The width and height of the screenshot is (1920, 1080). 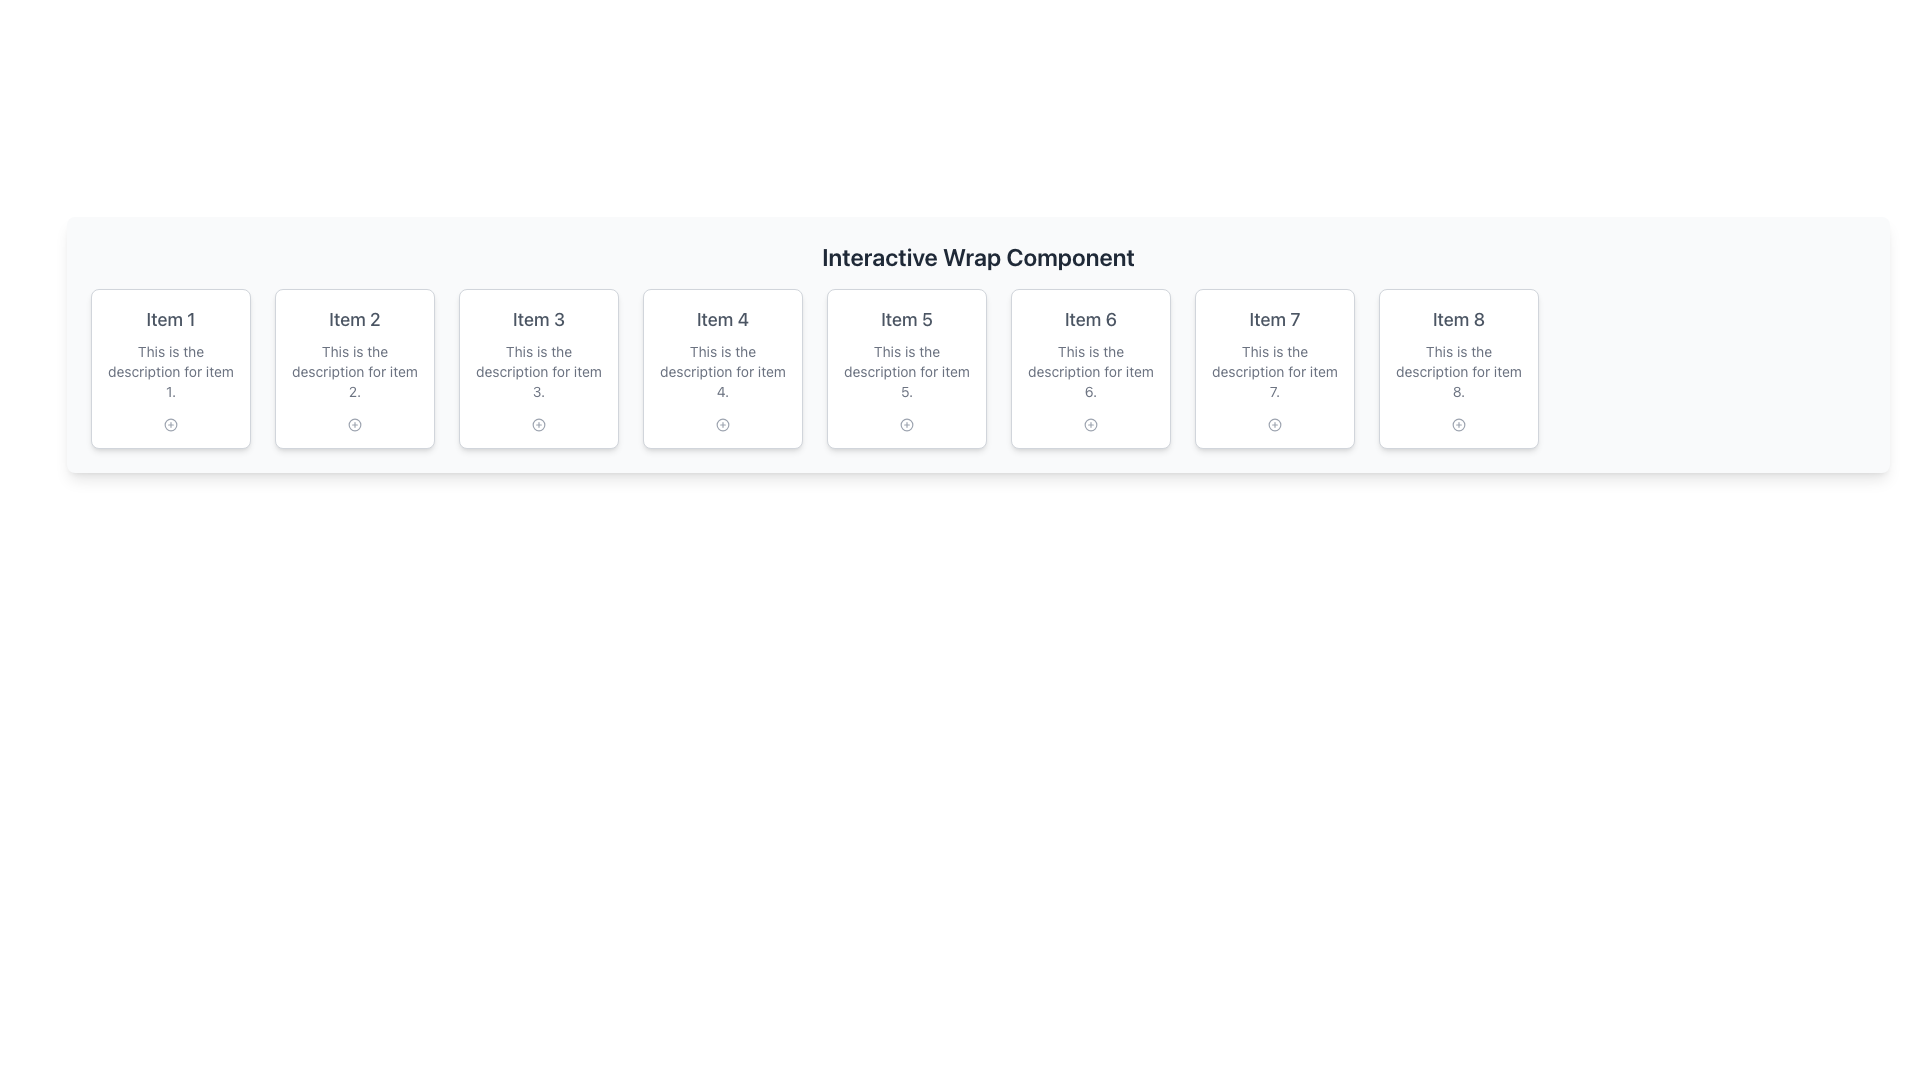 What do you see at coordinates (722, 423) in the screenshot?
I see `the circular graphical element within the 'add' or 'circle-plus' icon located in the 'Item 4' card, positioned centrally below the text content of the card` at bounding box center [722, 423].